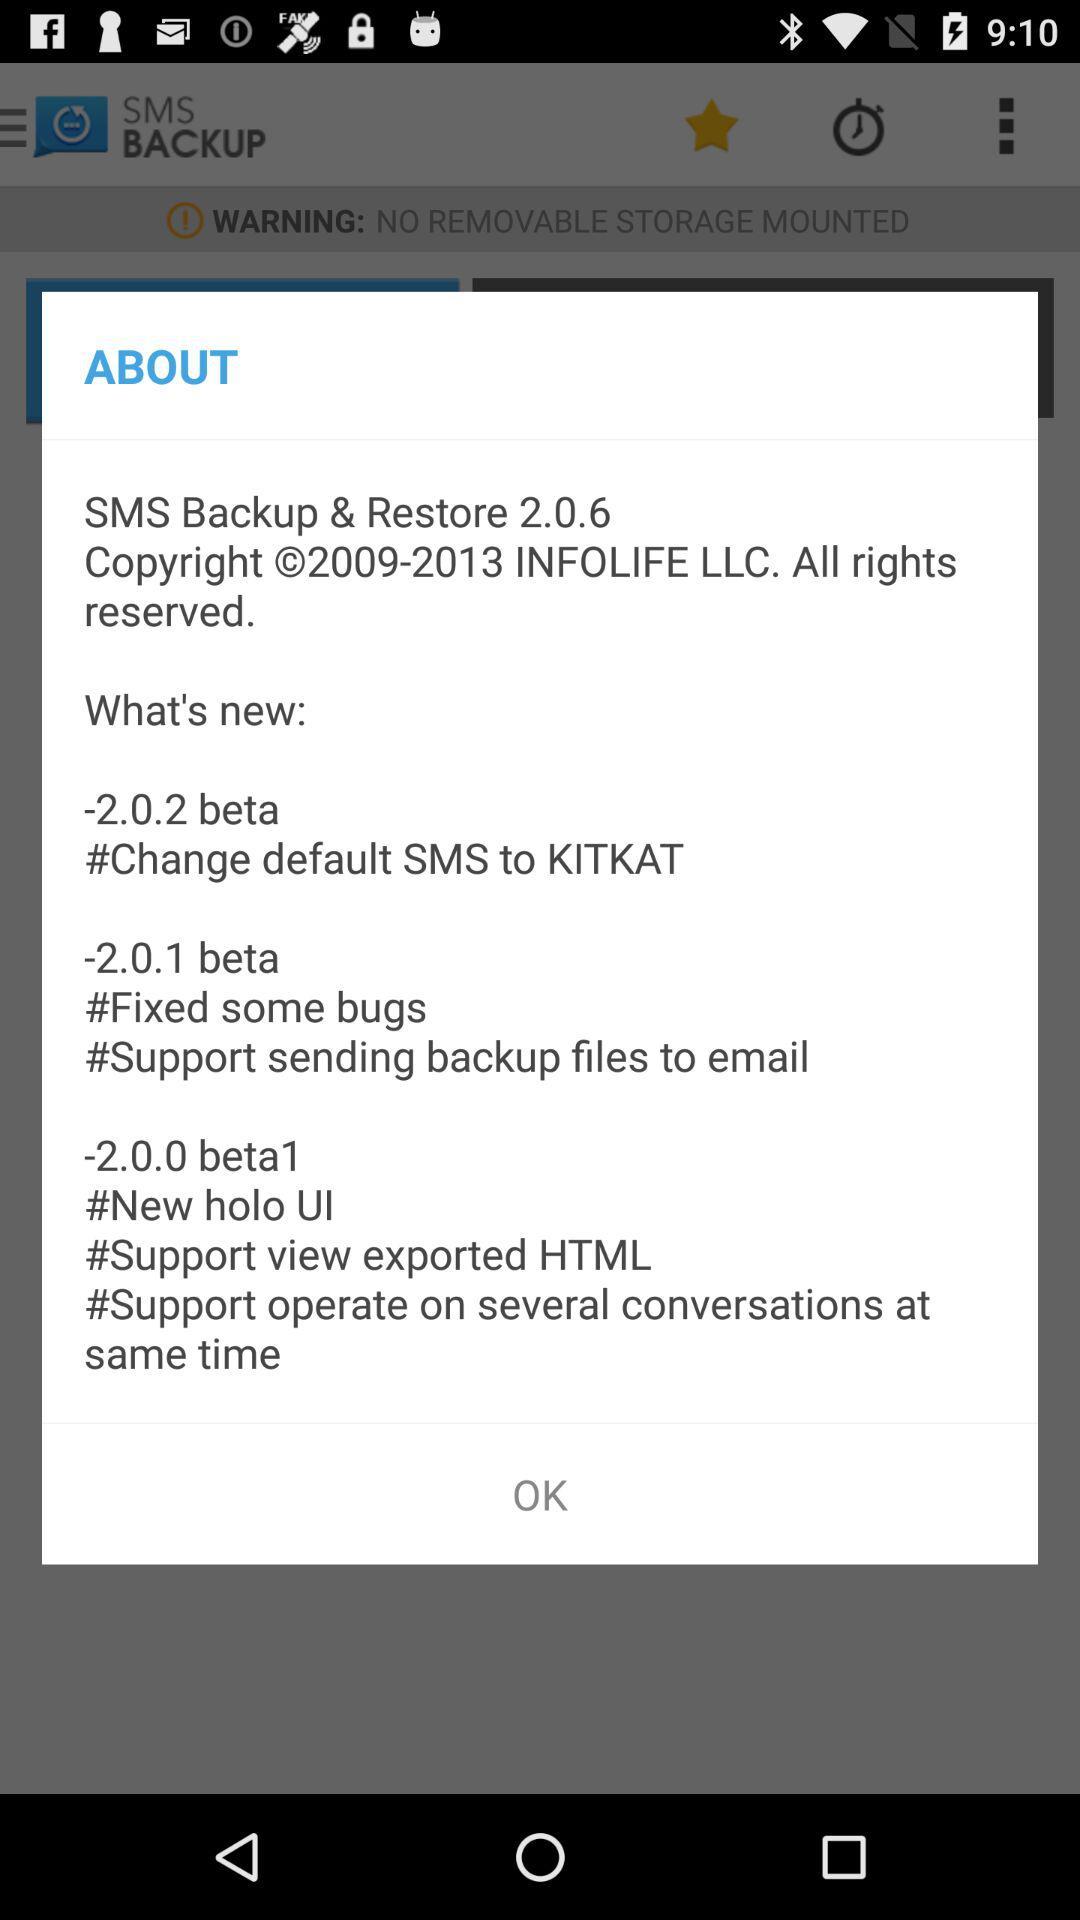  Describe the element at coordinates (540, 930) in the screenshot. I see `sms backup restore icon` at that location.